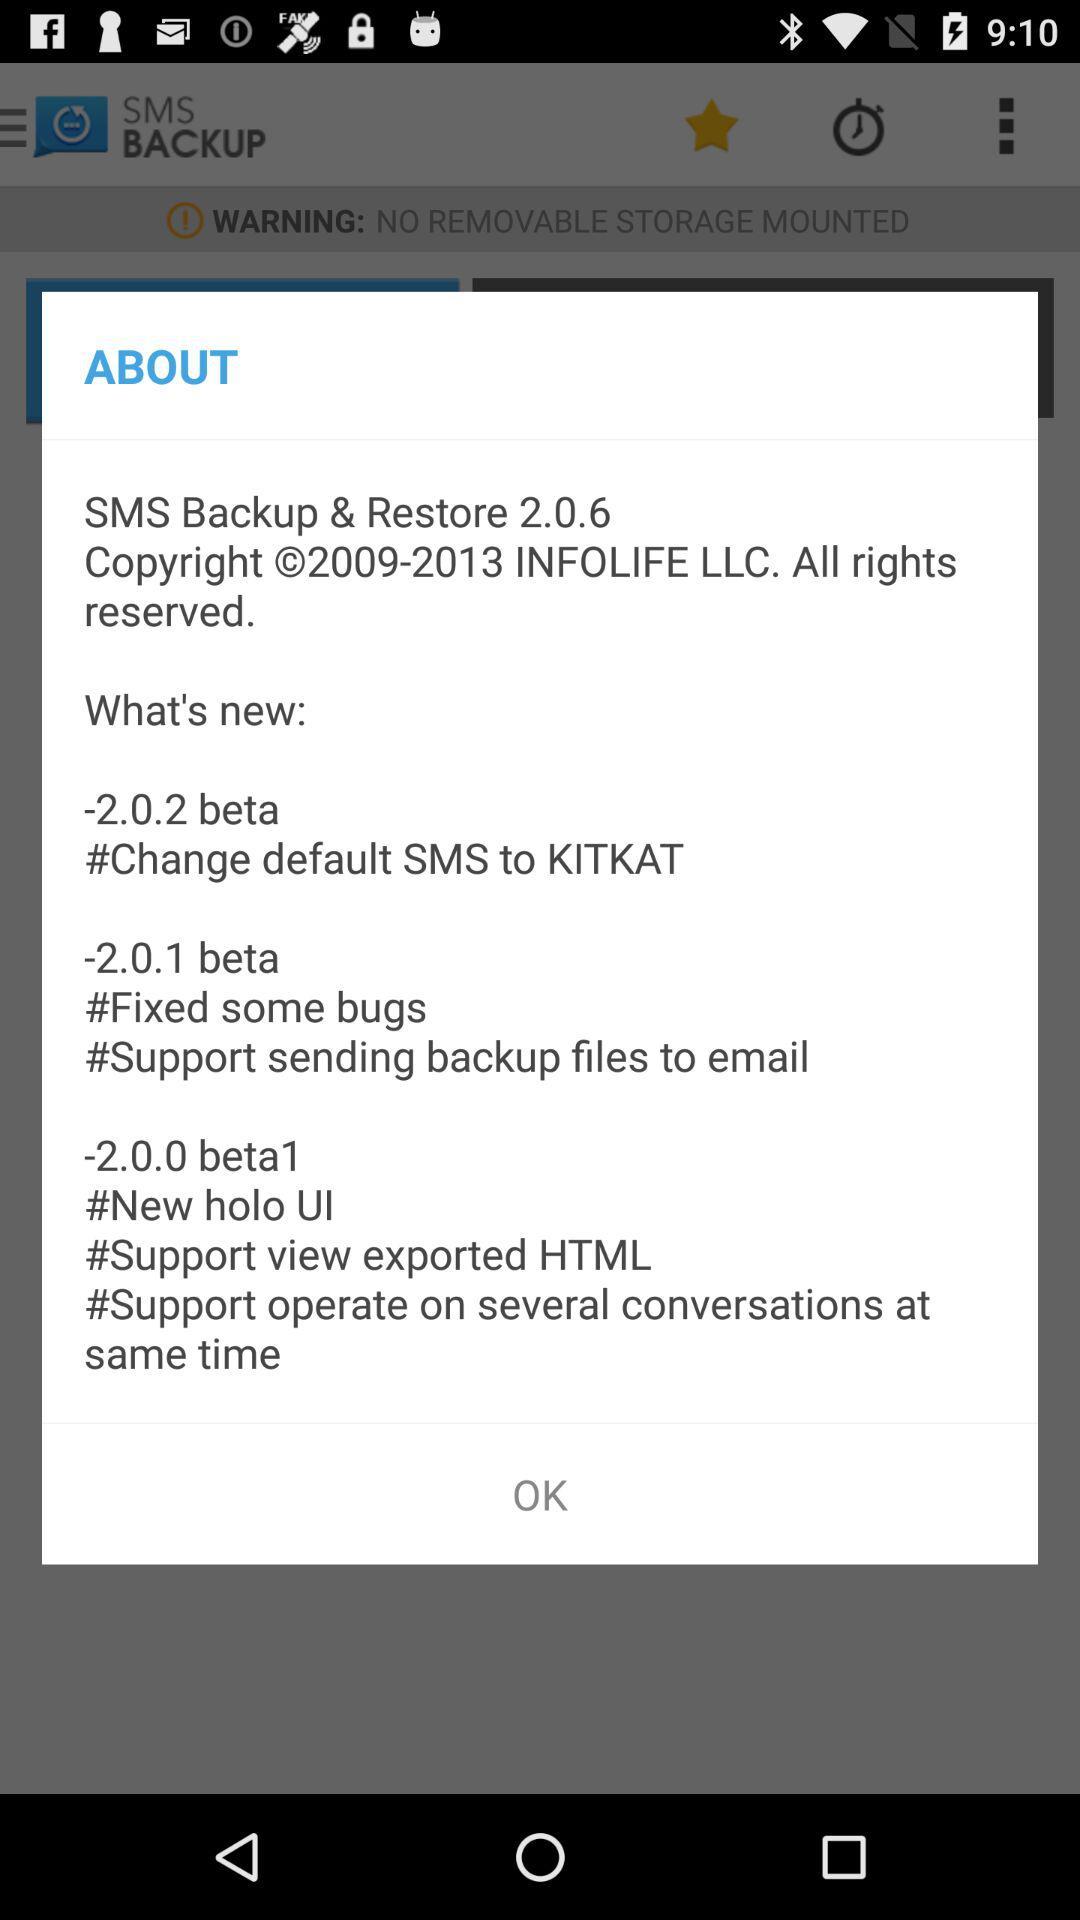  Describe the element at coordinates (540, 930) in the screenshot. I see `sms backup restore icon` at that location.